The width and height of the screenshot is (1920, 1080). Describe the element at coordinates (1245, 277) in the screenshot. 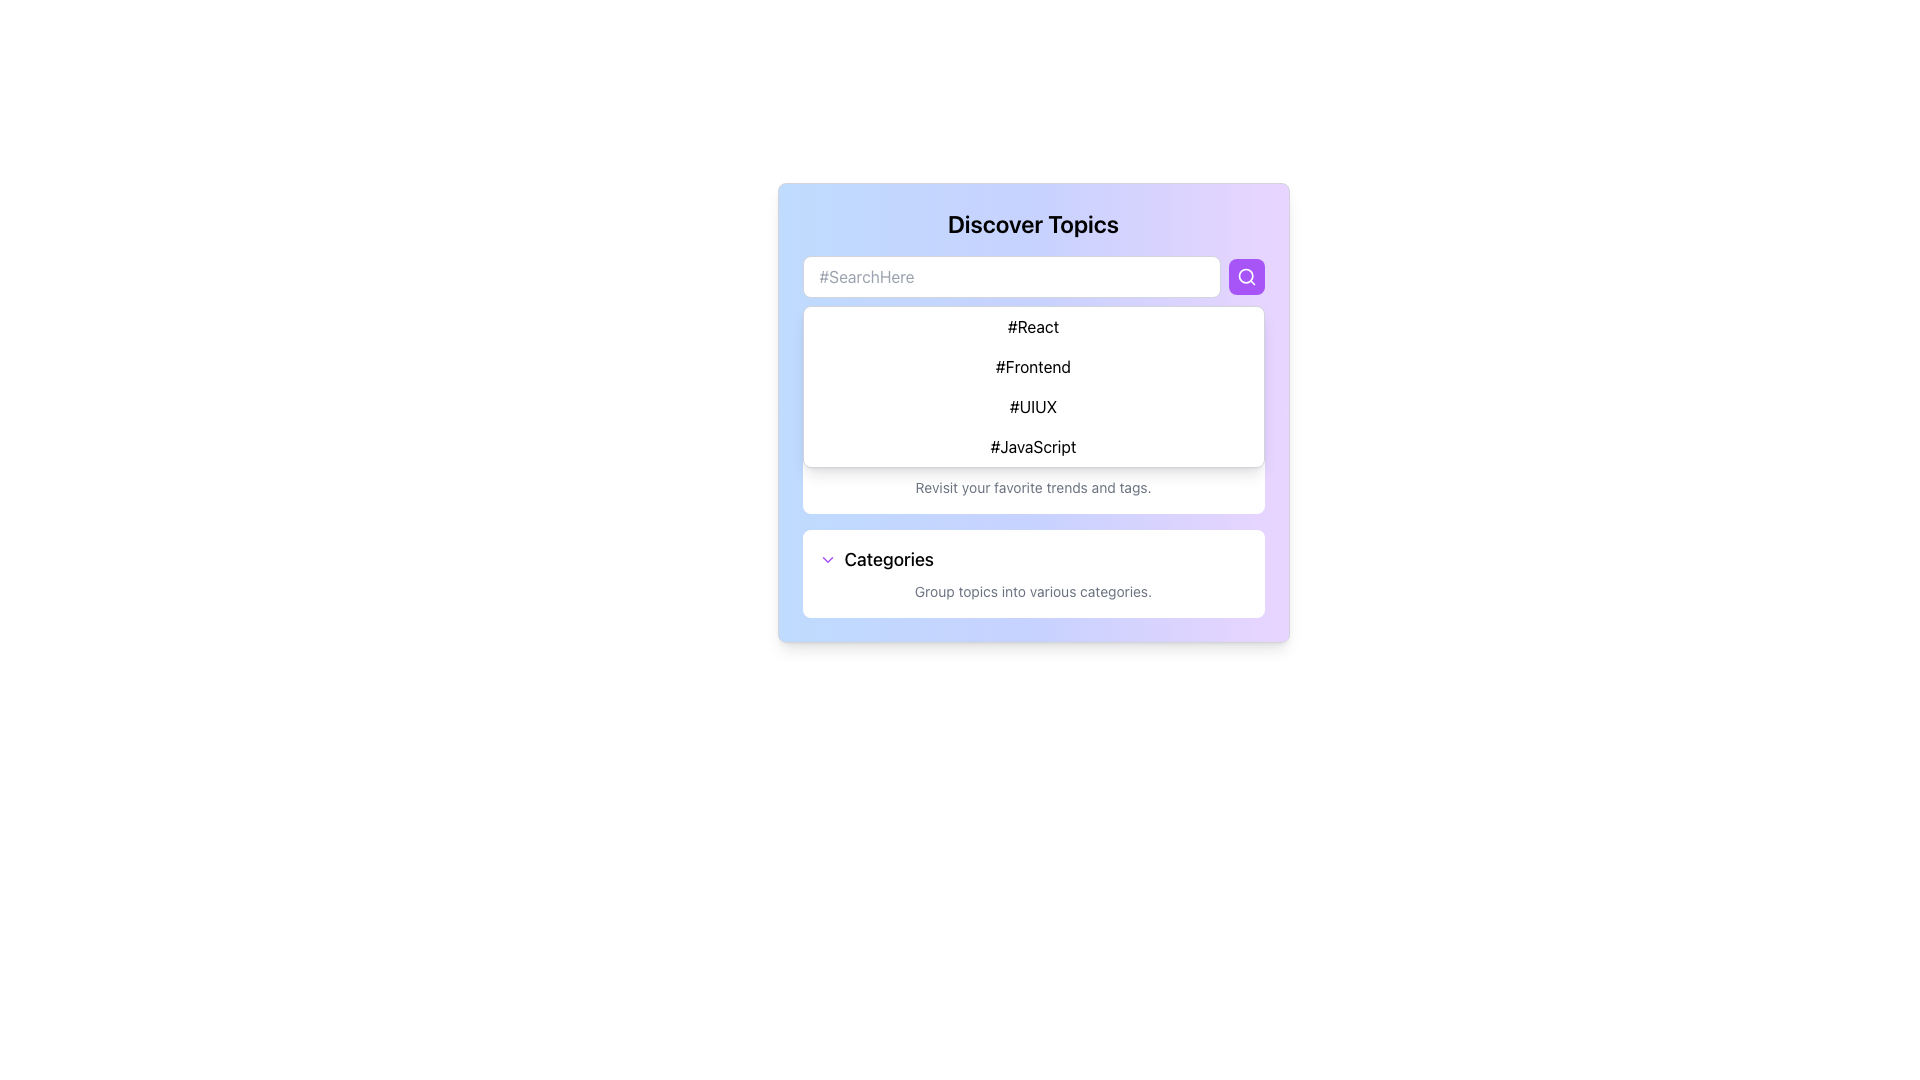

I see `the purple button with a white magnifying glass icon` at that location.